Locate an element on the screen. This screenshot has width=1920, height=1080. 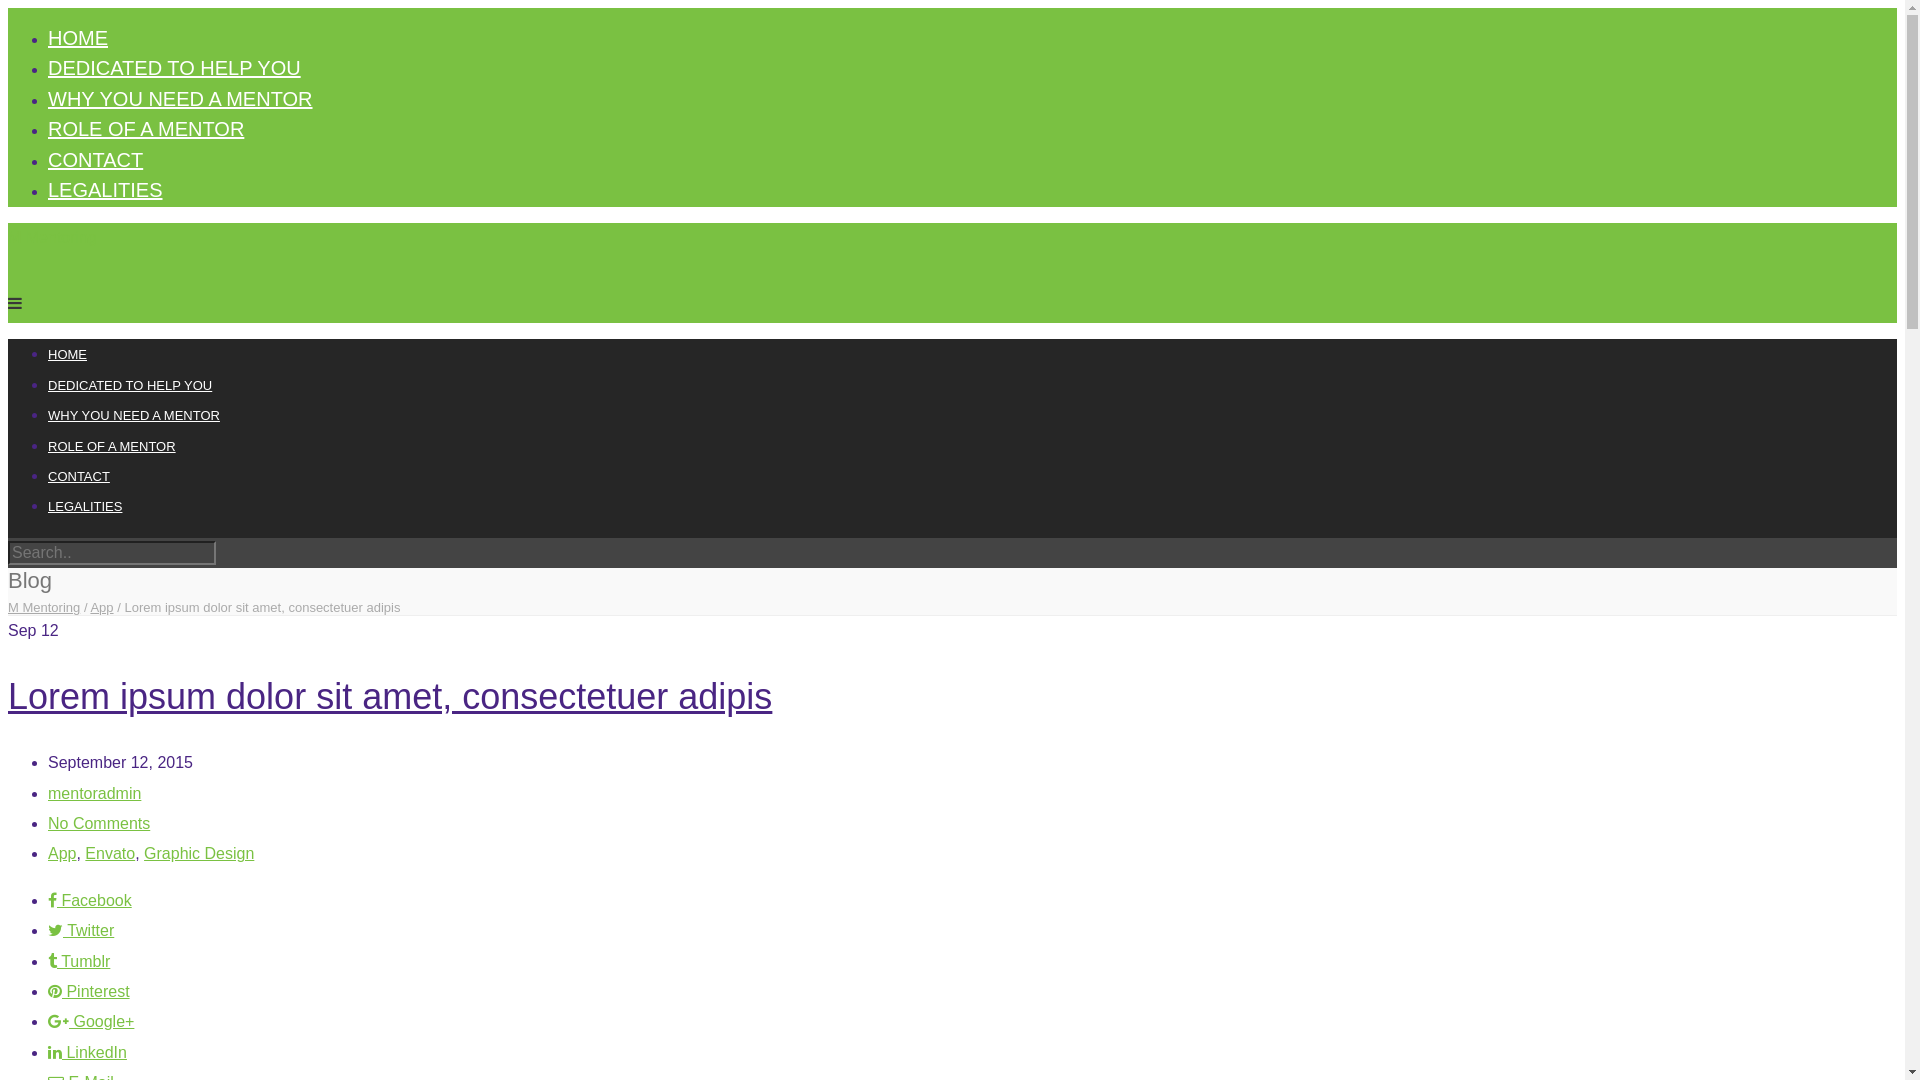
'App' is located at coordinates (62, 853).